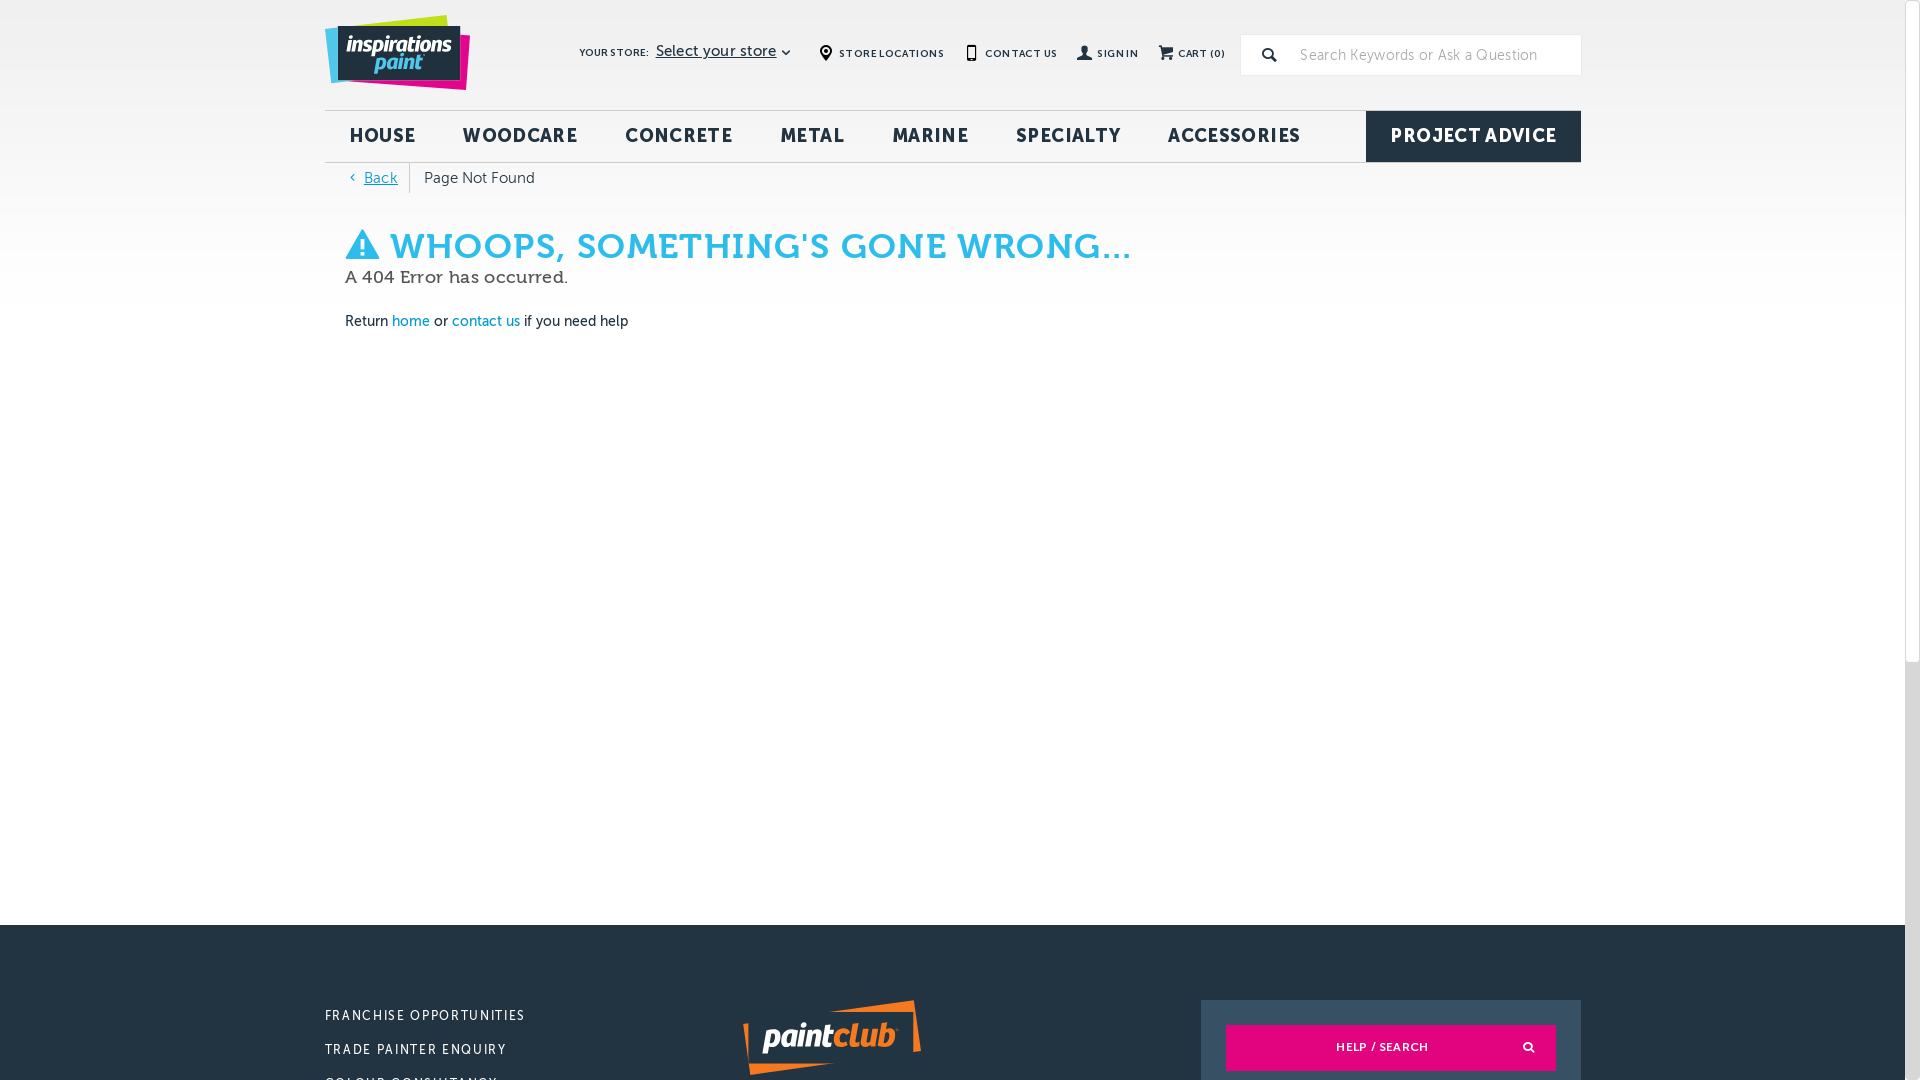 The height and width of the screenshot is (1080, 1920). What do you see at coordinates (1067, 135) in the screenshot?
I see `'SPECIALTY'` at bounding box center [1067, 135].